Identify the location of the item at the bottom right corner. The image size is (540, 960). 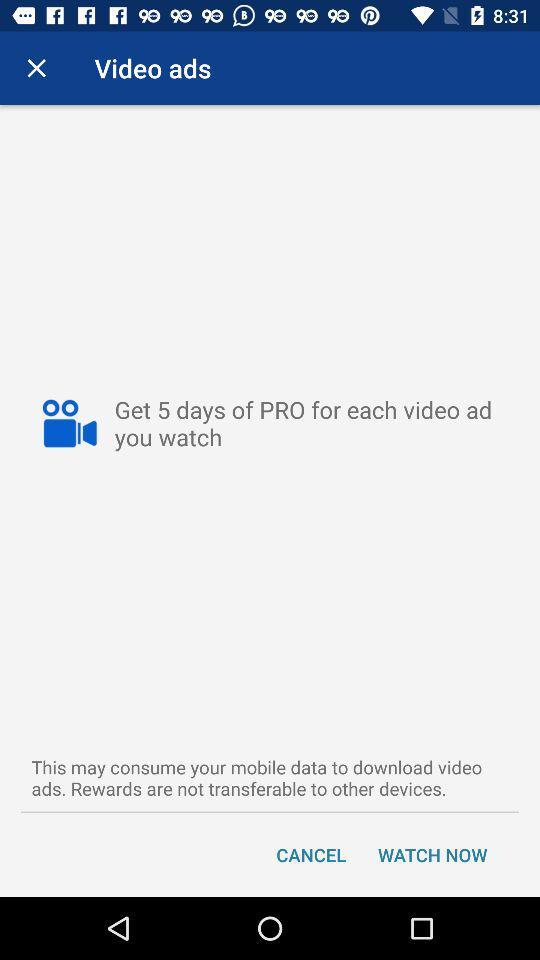
(431, 853).